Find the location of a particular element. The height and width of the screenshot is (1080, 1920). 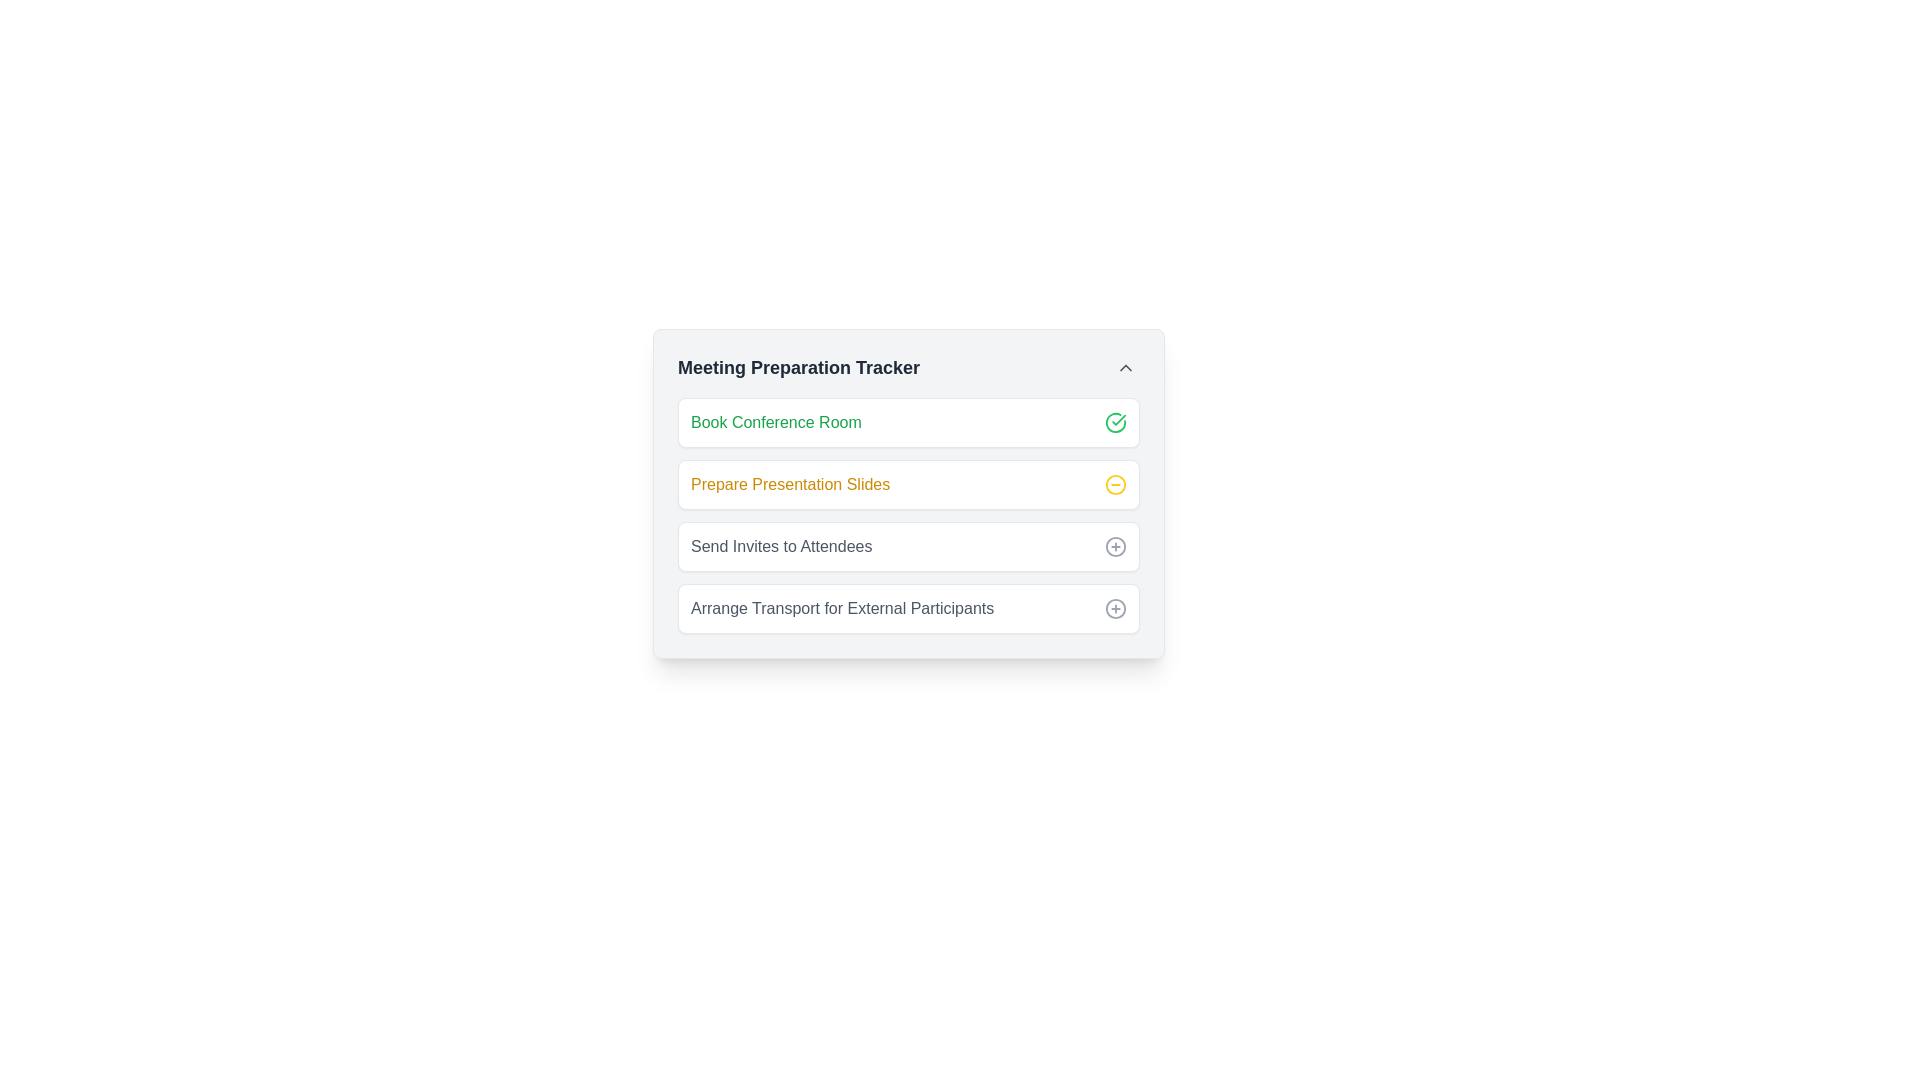

the button on the right side of the 'Send Invites to Attendees' list item, located within the 'Meeting Preparation Tracker' panel is located at coordinates (1115, 547).